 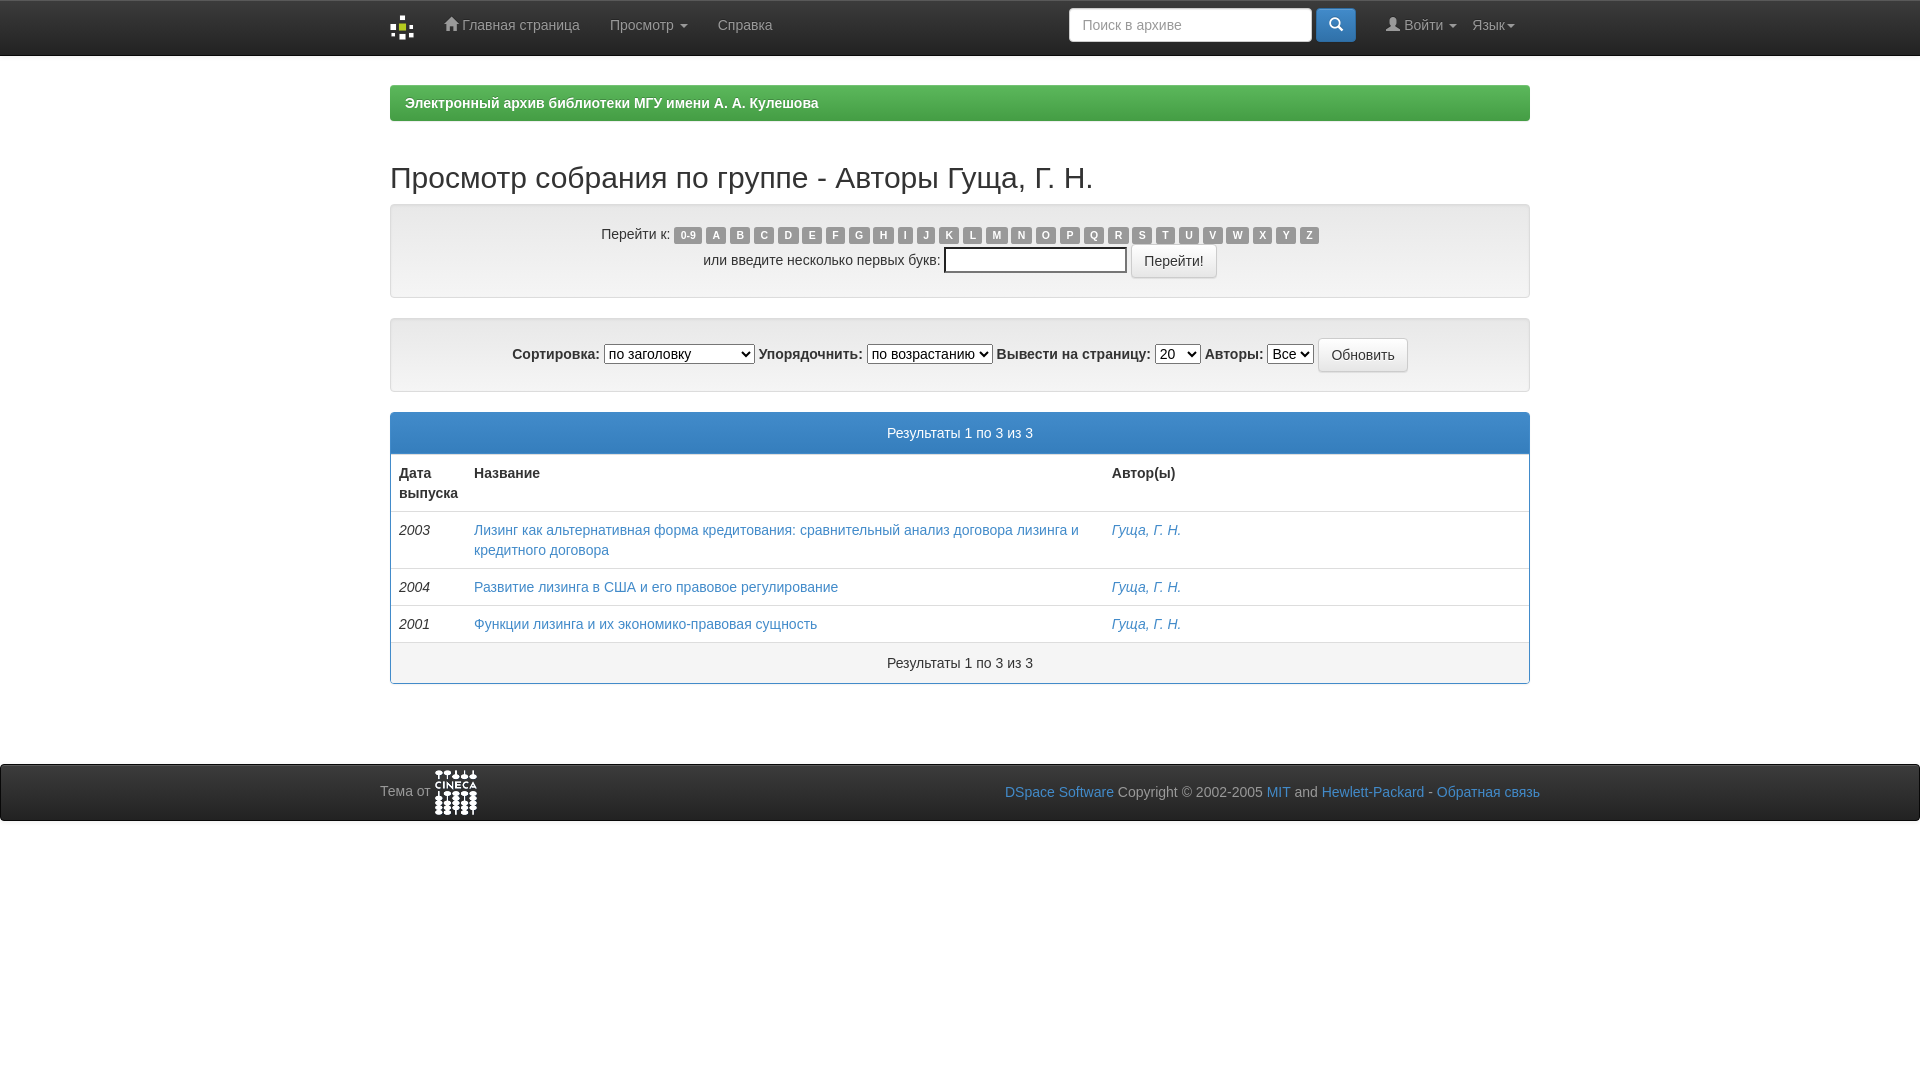 I want to click on 'L', so click(x=972, y=234).